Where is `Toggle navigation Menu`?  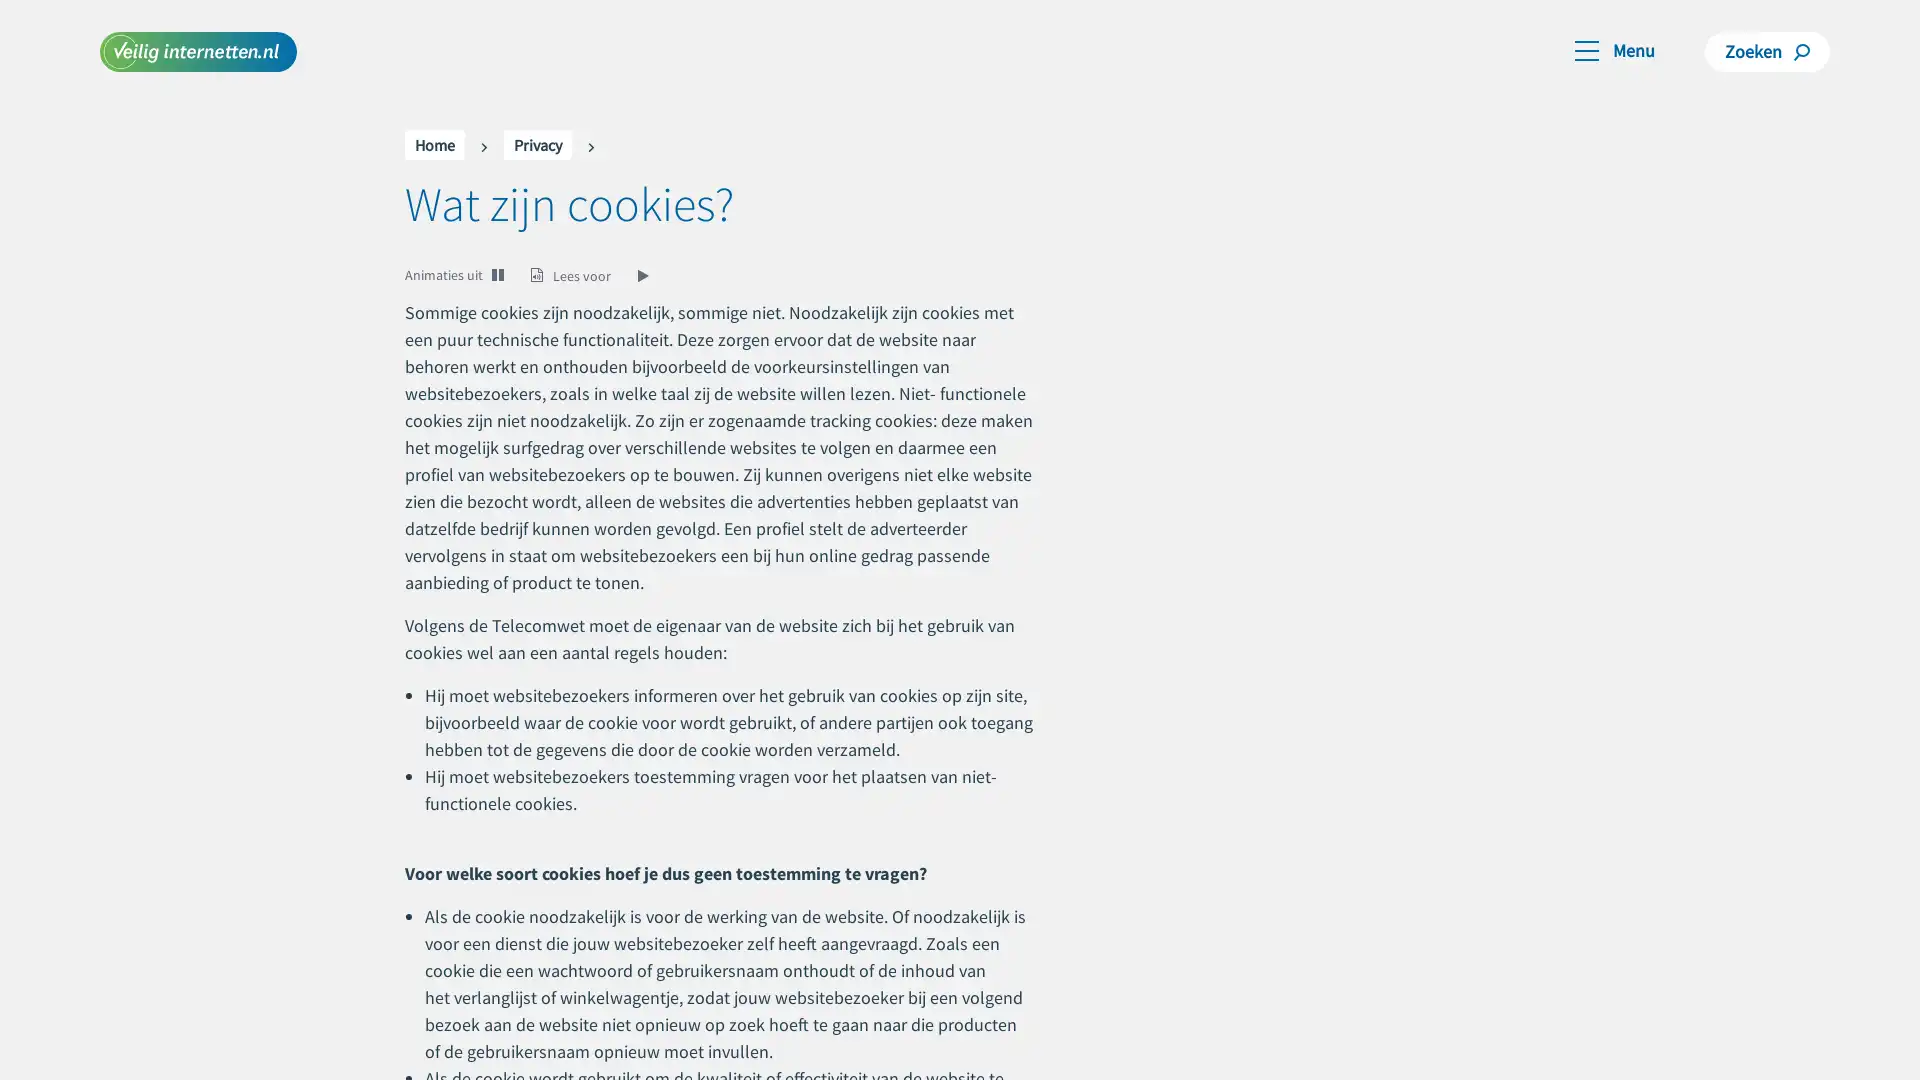 Toggle navigation Menu is located at coordinates (1614, 48).